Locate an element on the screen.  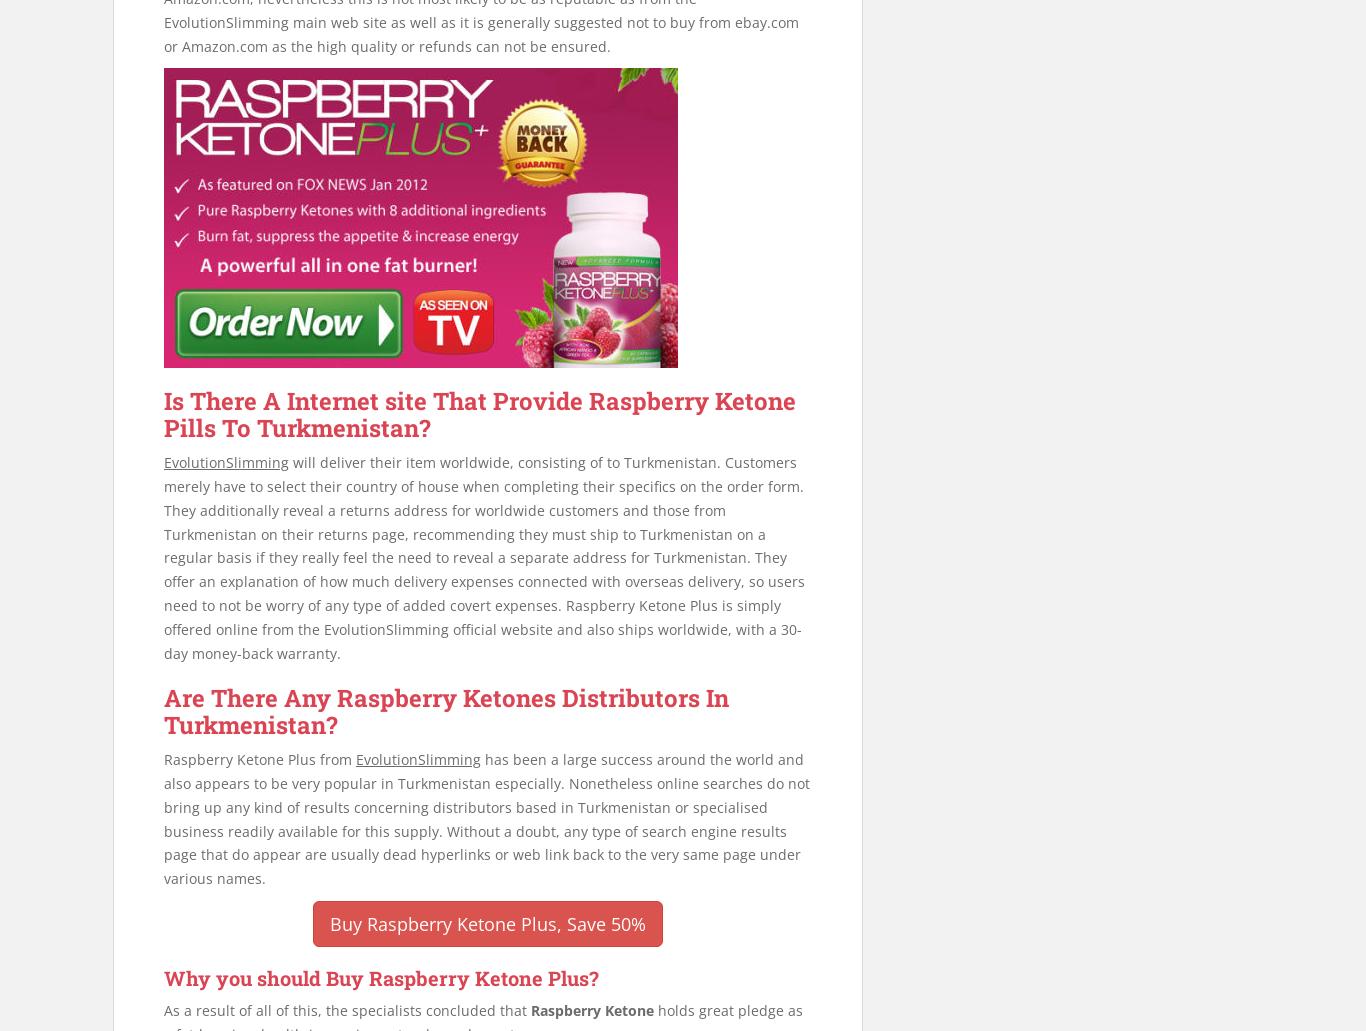
'Buy Raspberry Ketone Plus, Save 50%' is located at coordinates (487, 923).